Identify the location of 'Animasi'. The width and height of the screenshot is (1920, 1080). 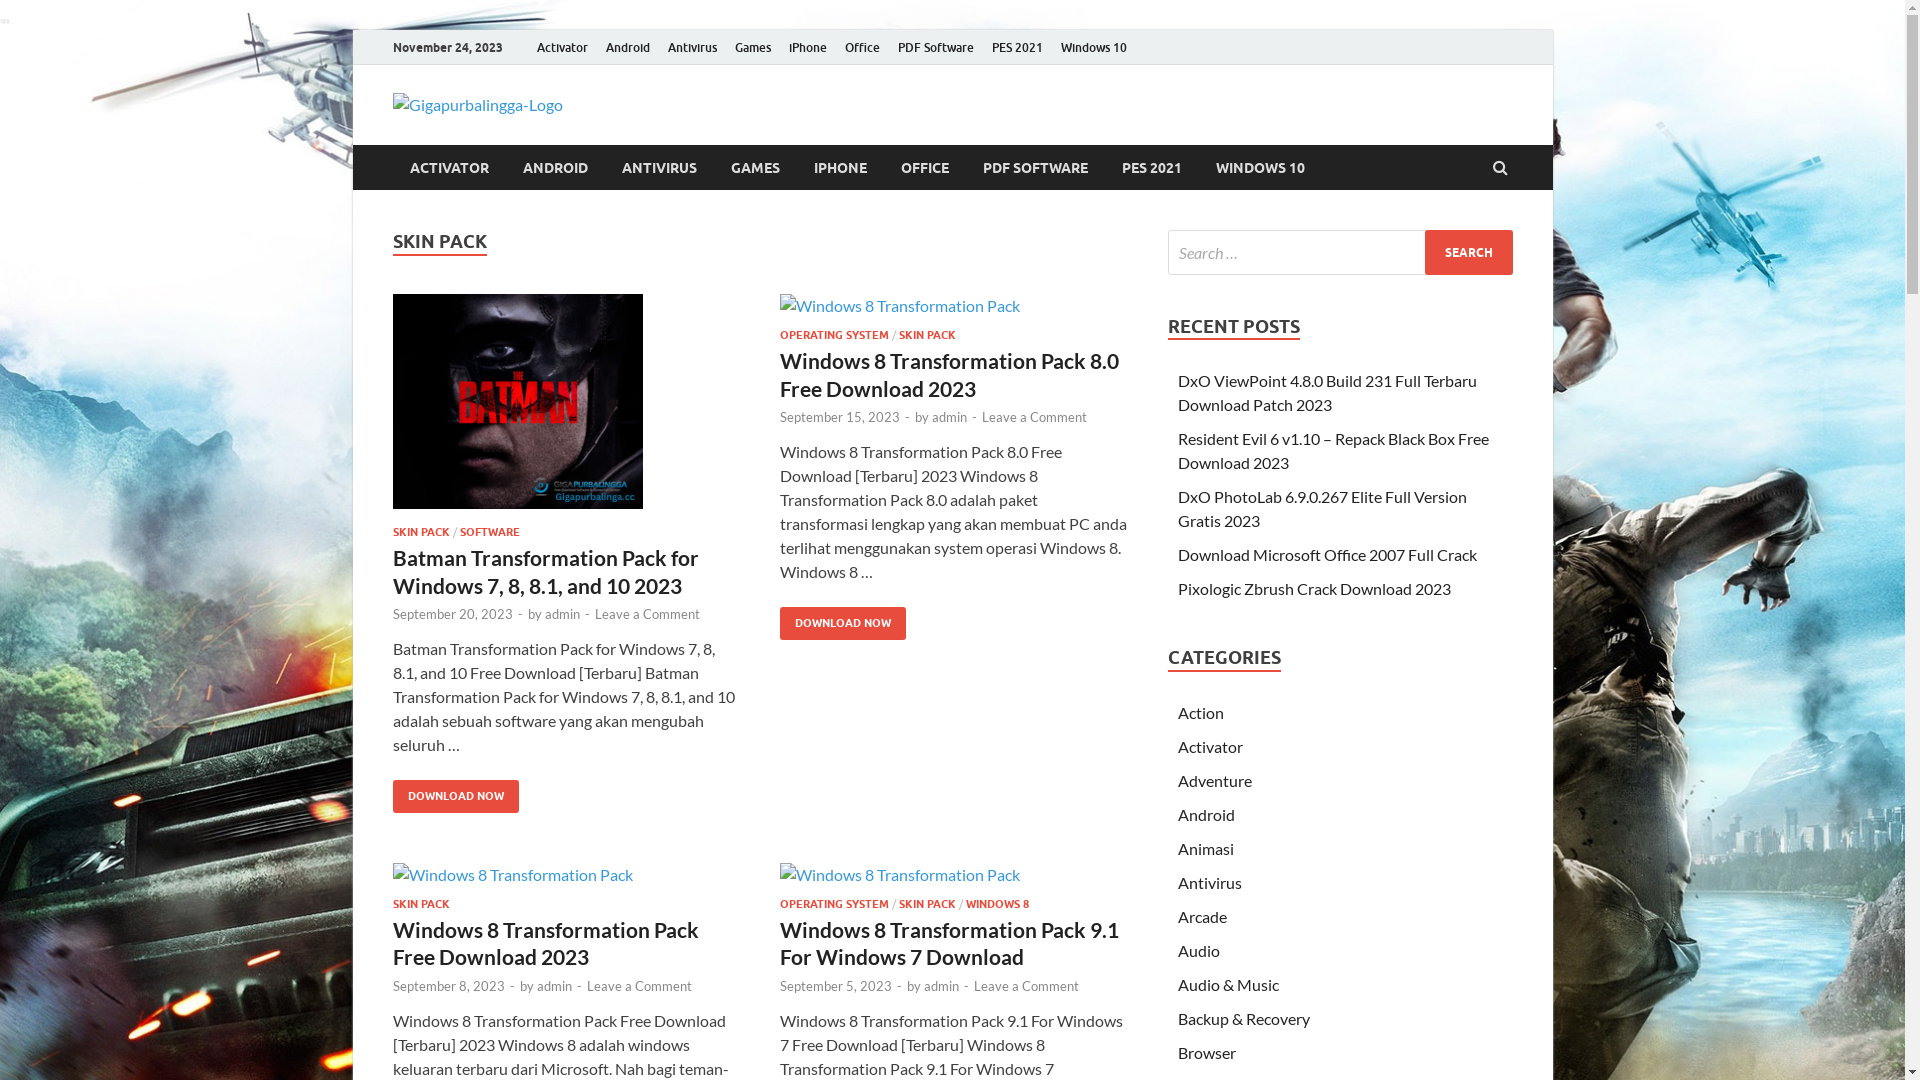
(1204, 848).